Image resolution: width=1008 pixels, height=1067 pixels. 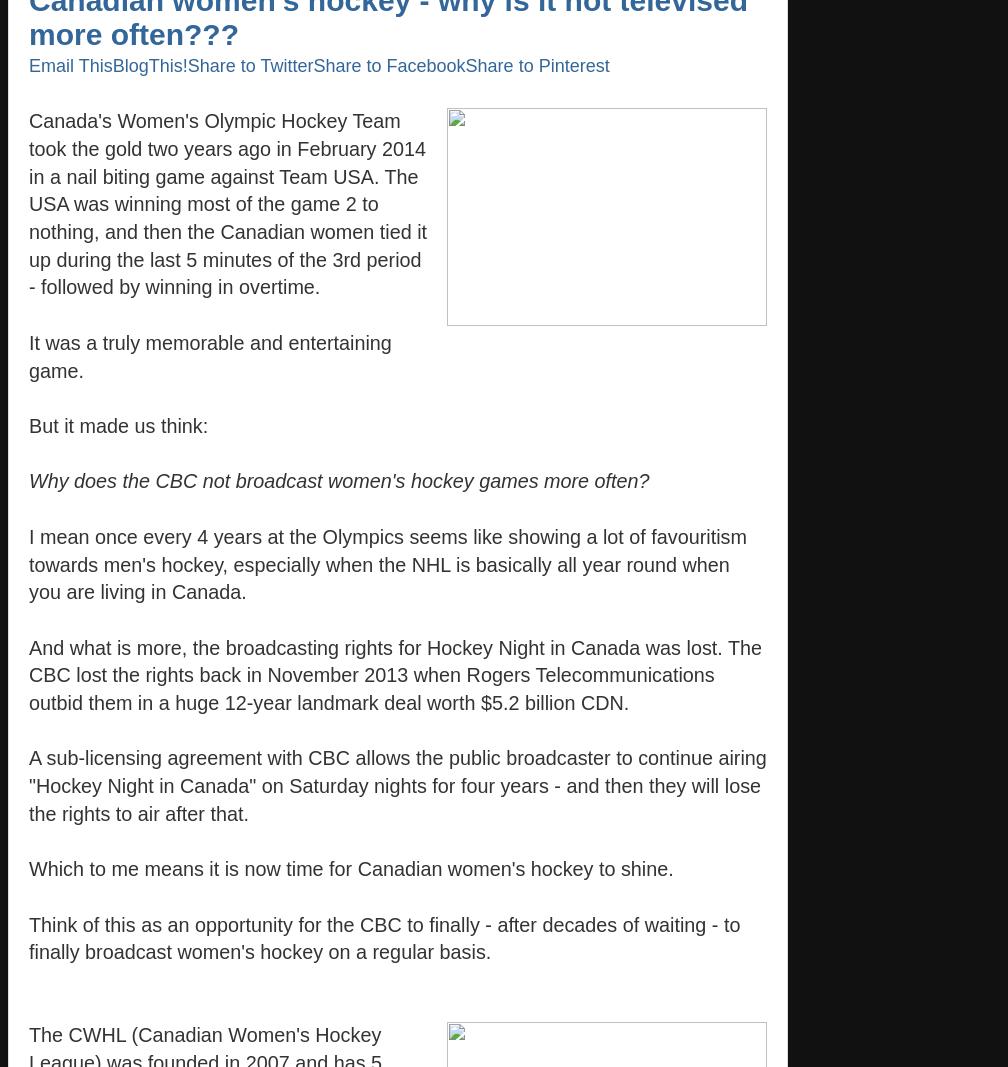 I want to click on 'Think of this as an opportunity for the CBC to finally - after decades 
of waiting - to finally broadcast women's hockey on a regular basis.', so click(x=384, y=937).